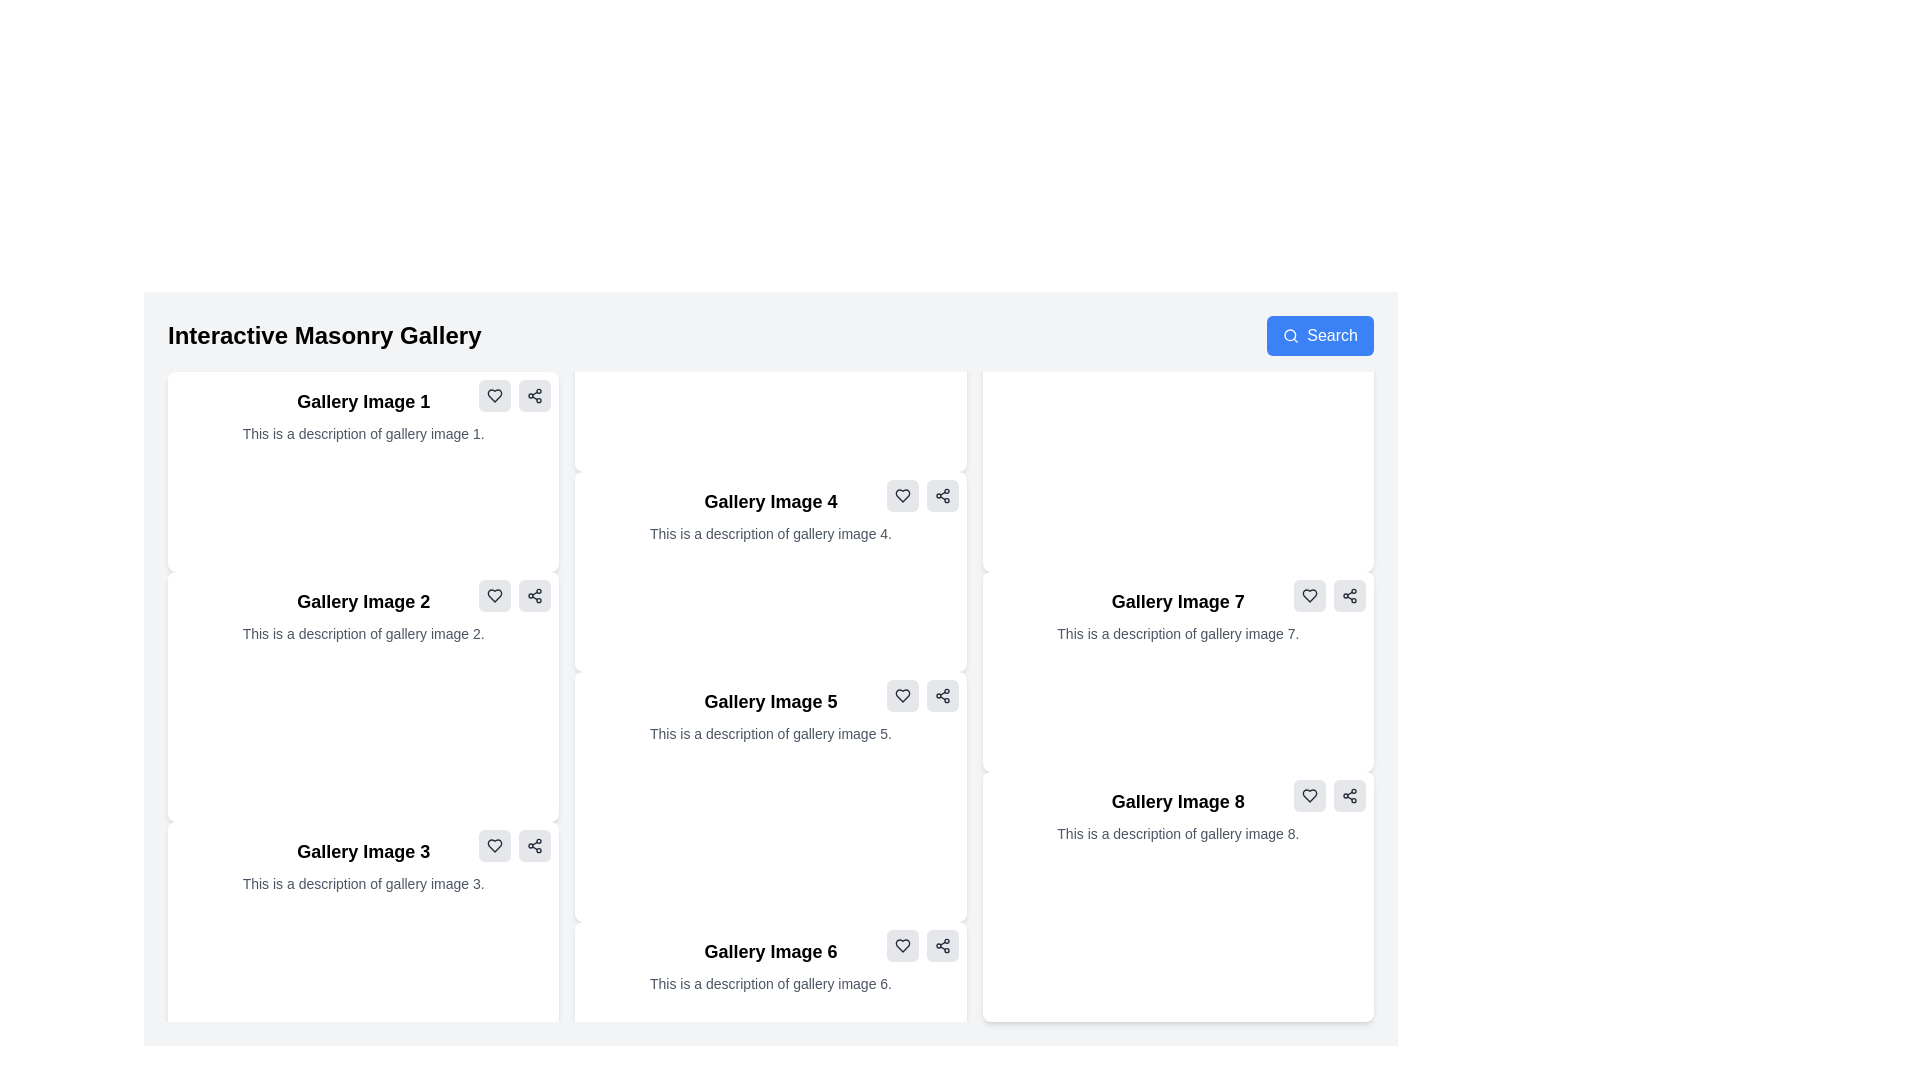 The height and width of the screenshot is (1080, 1920). I want to click on the rounded rectangular button with a gray background and heart icon, so click(495, 595).